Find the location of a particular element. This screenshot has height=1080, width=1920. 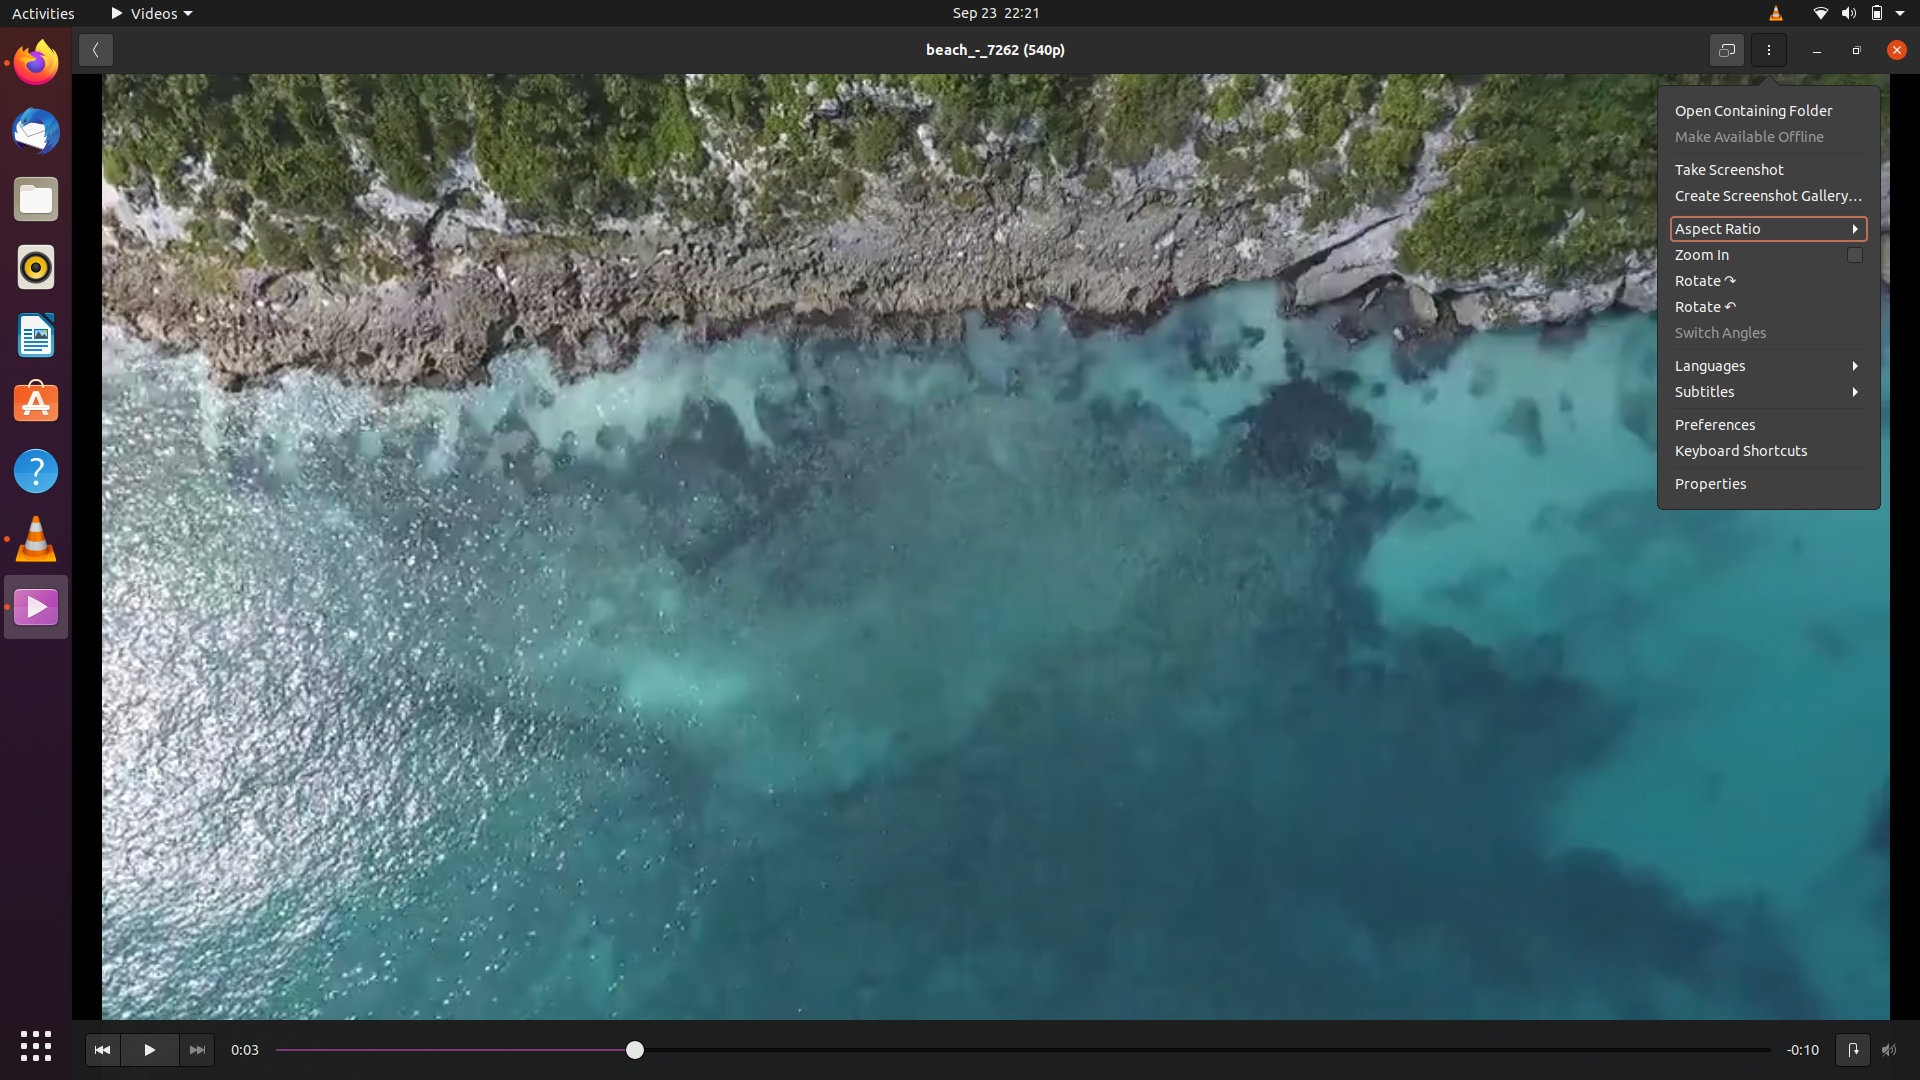

Increase the size of the video using the zoom in feature is located at coordinates (1769, 254).